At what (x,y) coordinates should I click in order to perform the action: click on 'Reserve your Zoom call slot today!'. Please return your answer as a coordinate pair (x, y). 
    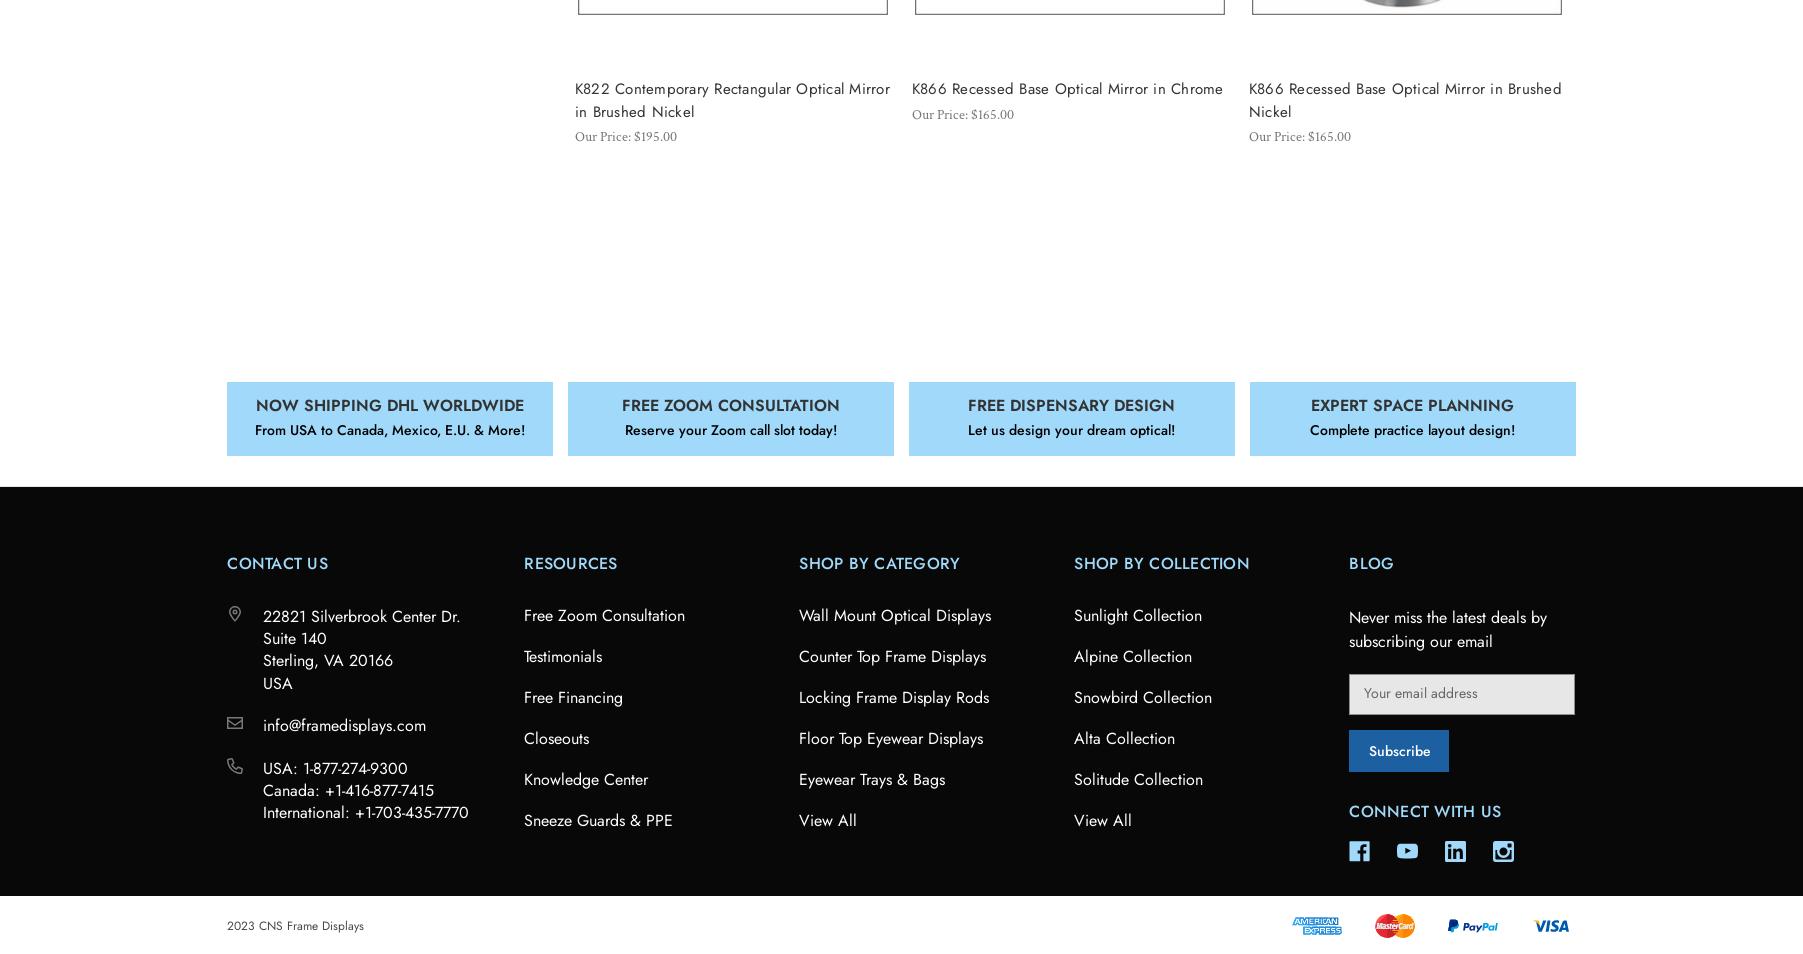
    Looking at the image, I should click on (624, 429).